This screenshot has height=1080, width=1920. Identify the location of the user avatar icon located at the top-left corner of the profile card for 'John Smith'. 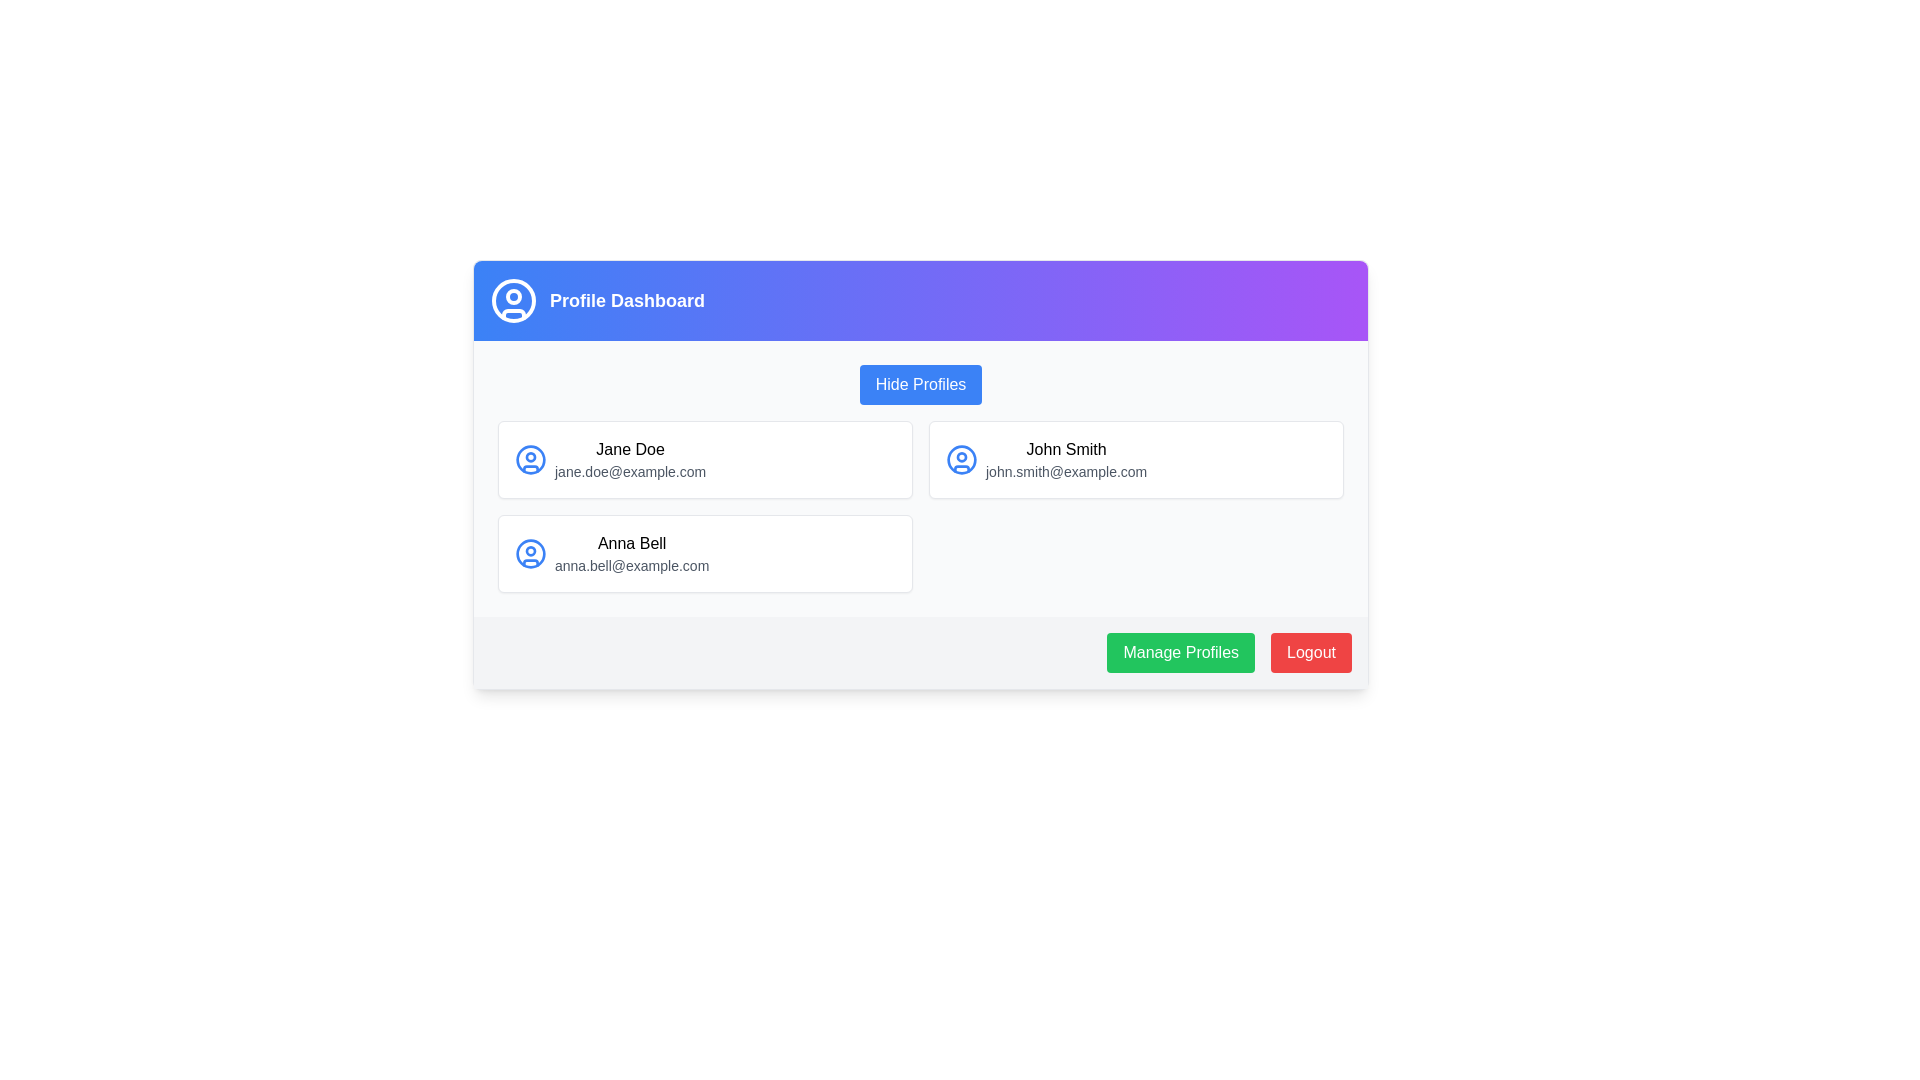
(961, 459).